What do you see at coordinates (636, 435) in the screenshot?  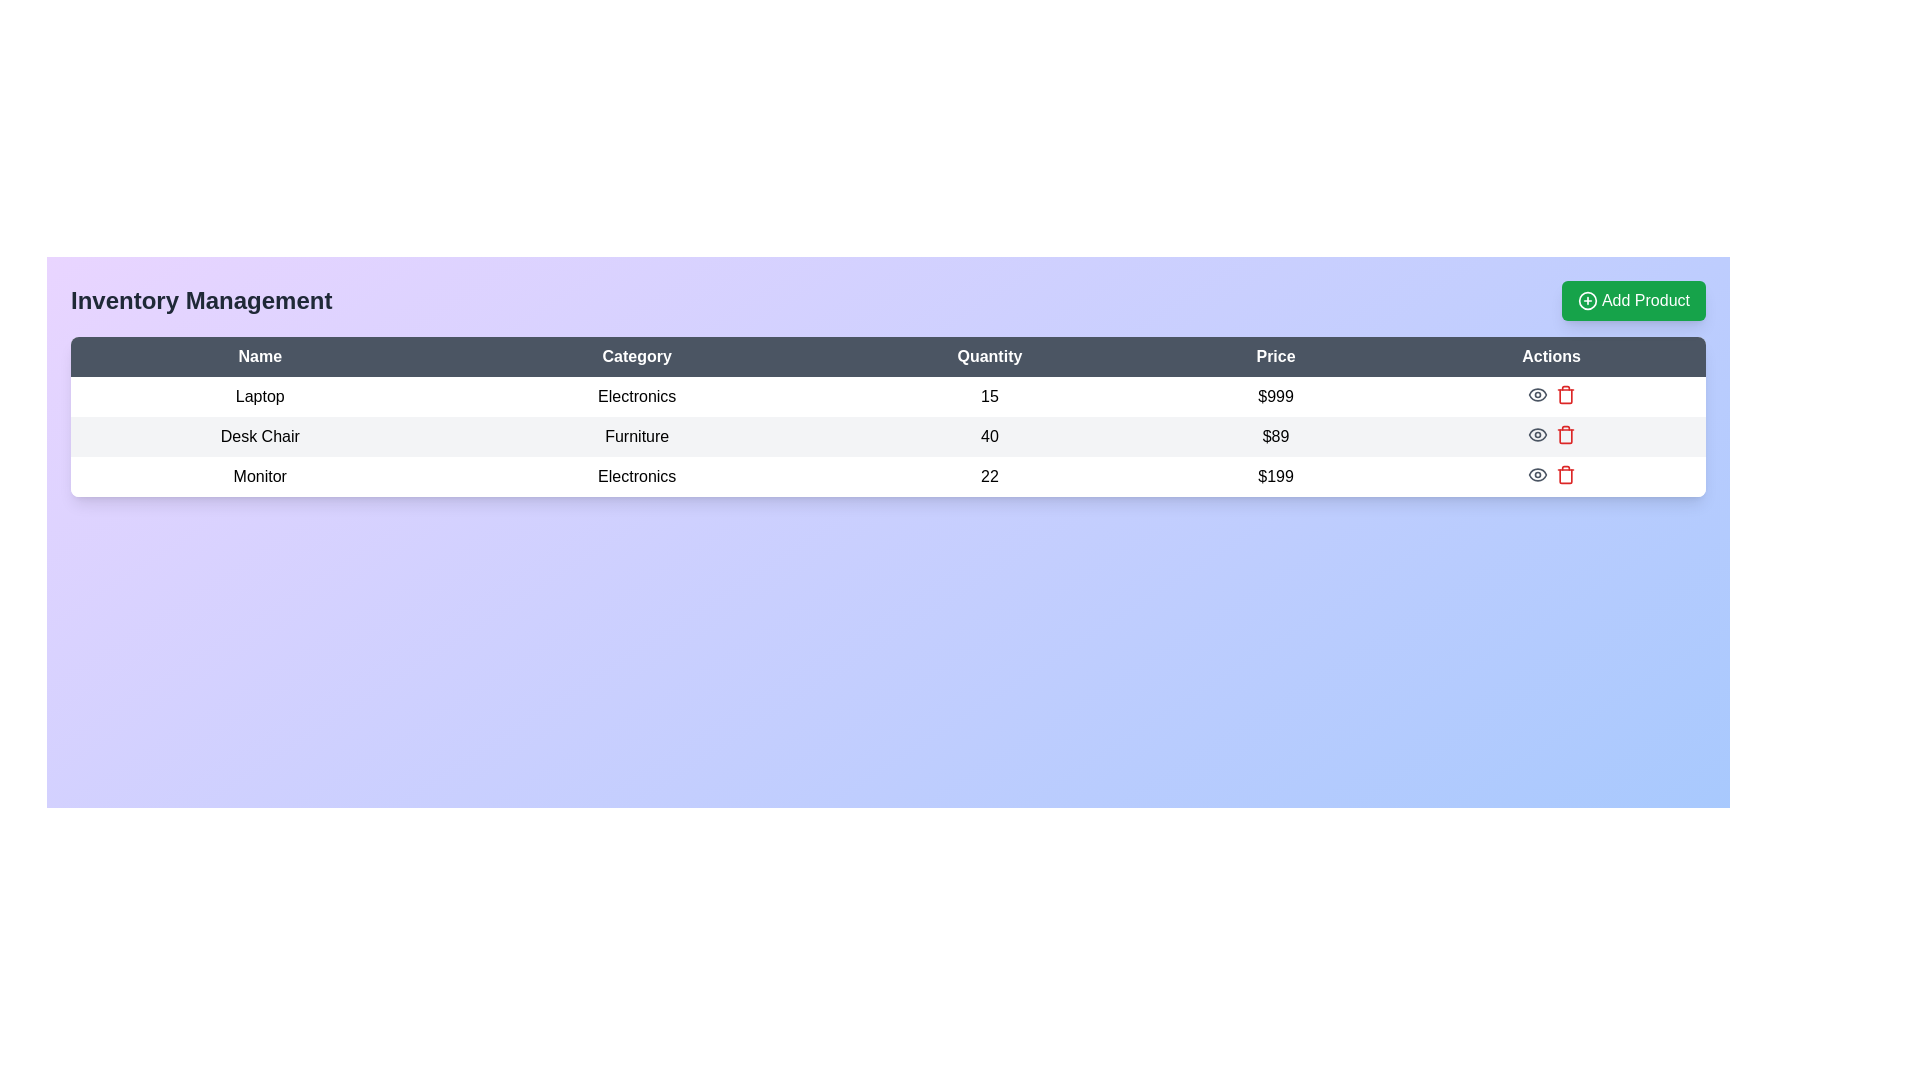 I see `the table cell representing the category 'Furniture', which is the second cell in the row starting with 'Desk Chair'` at bounding box center [636, 435].